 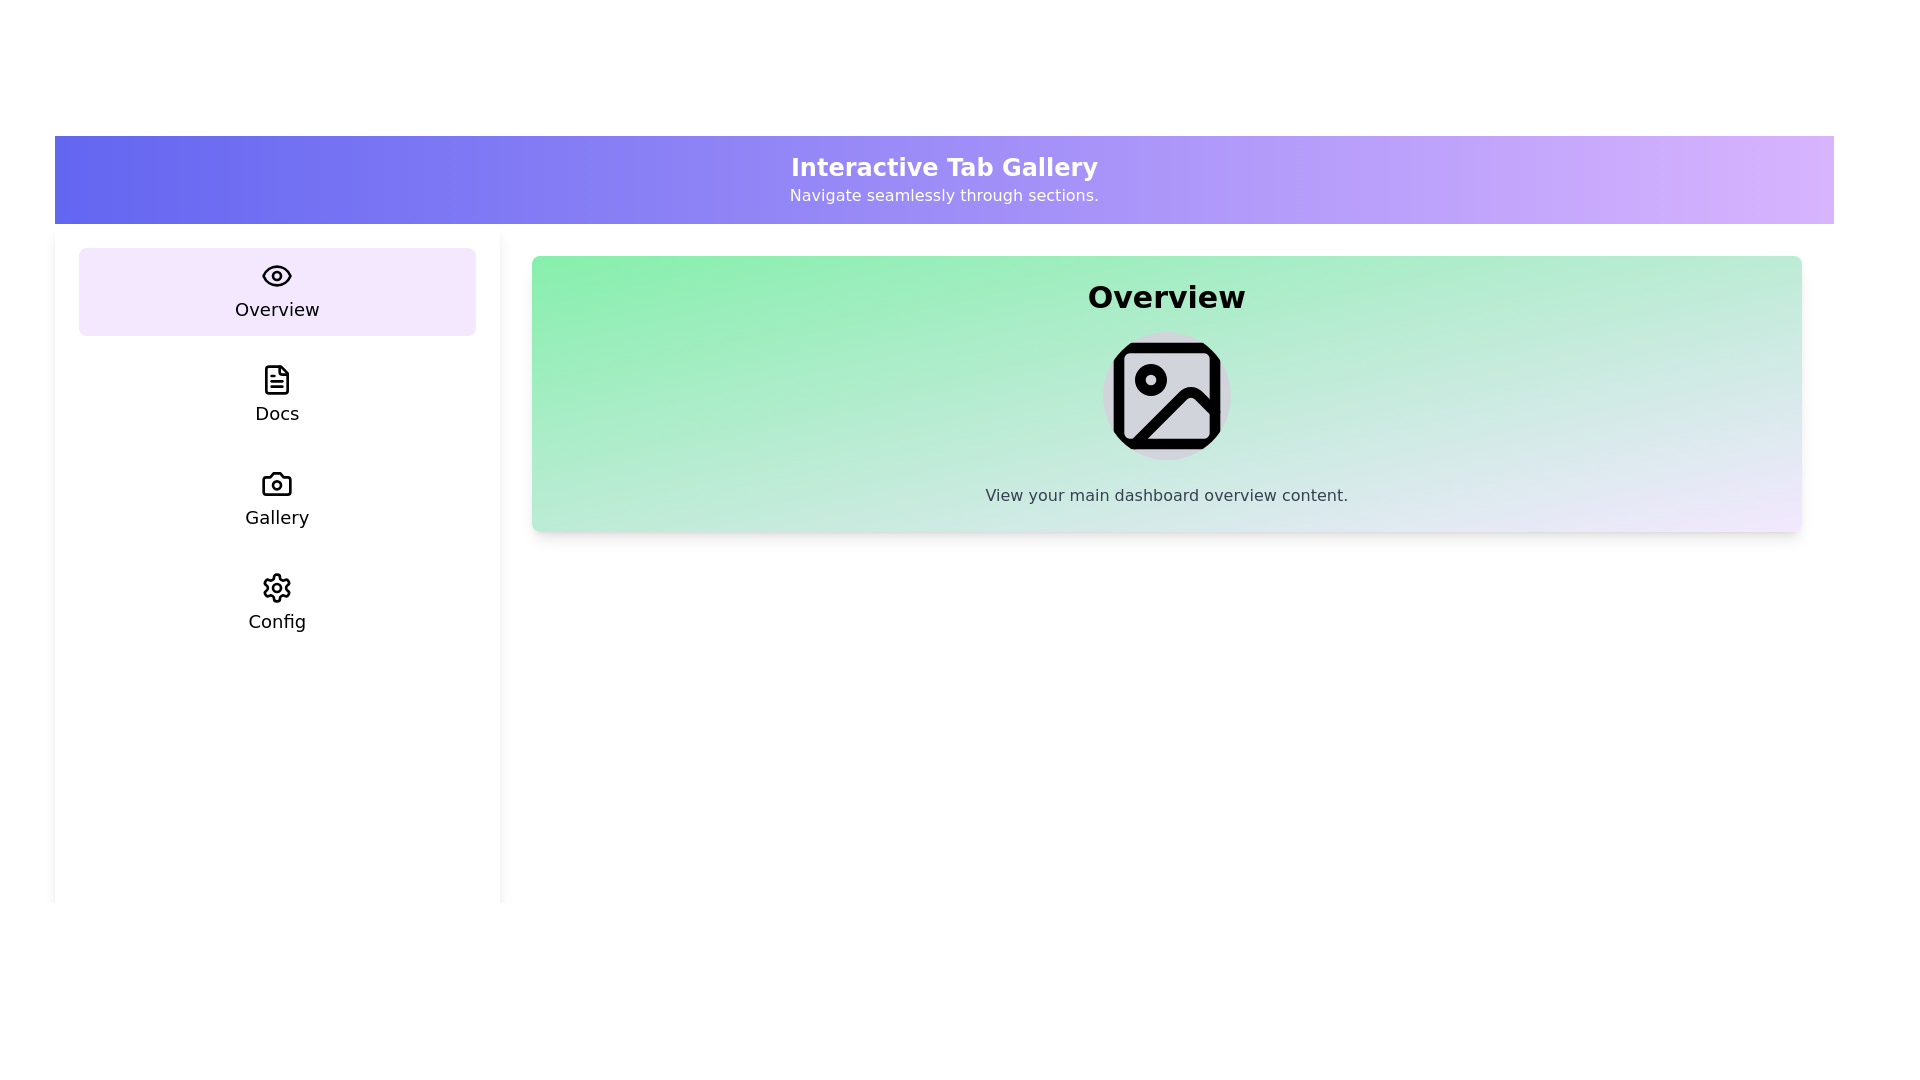 I want to click on the tab named Config by clicking its icon, so click(x=276, y=603).